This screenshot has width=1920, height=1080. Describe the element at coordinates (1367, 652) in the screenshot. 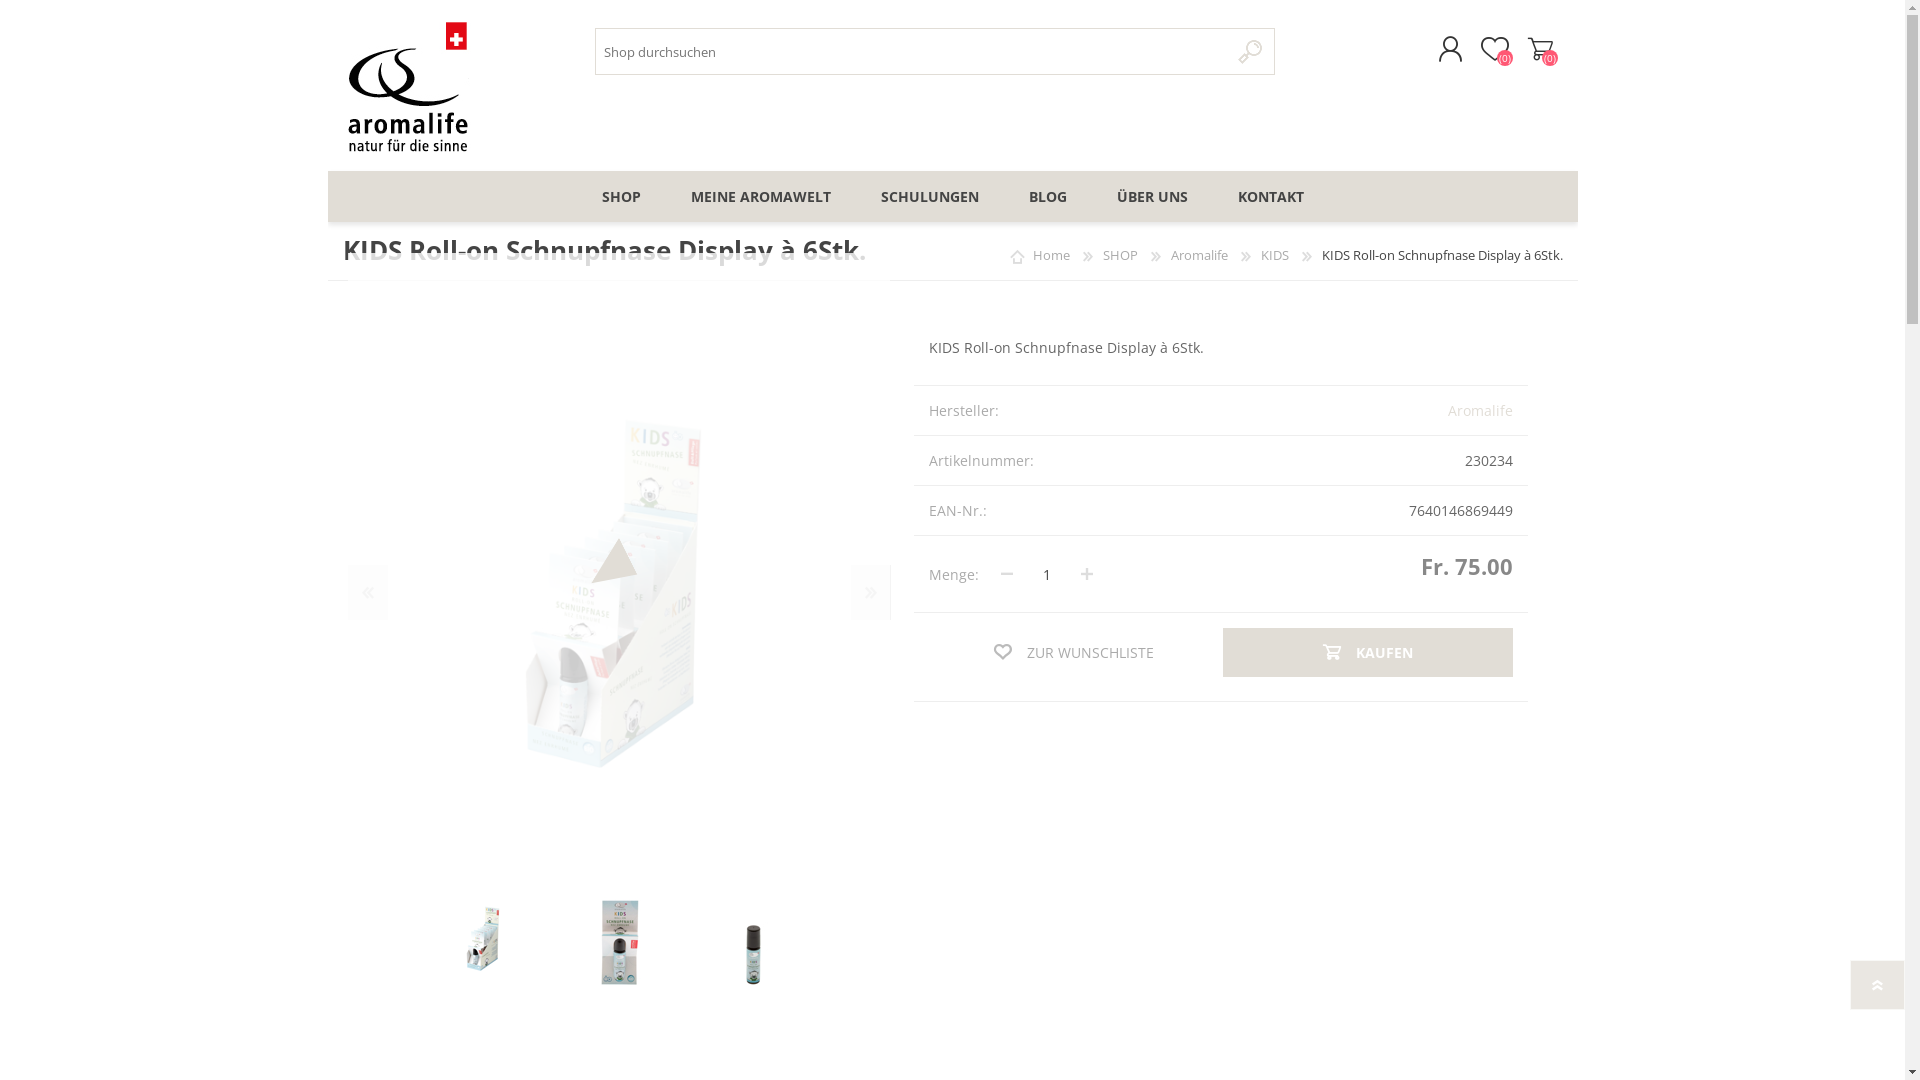

I see `'KAUFEN'` at that location.